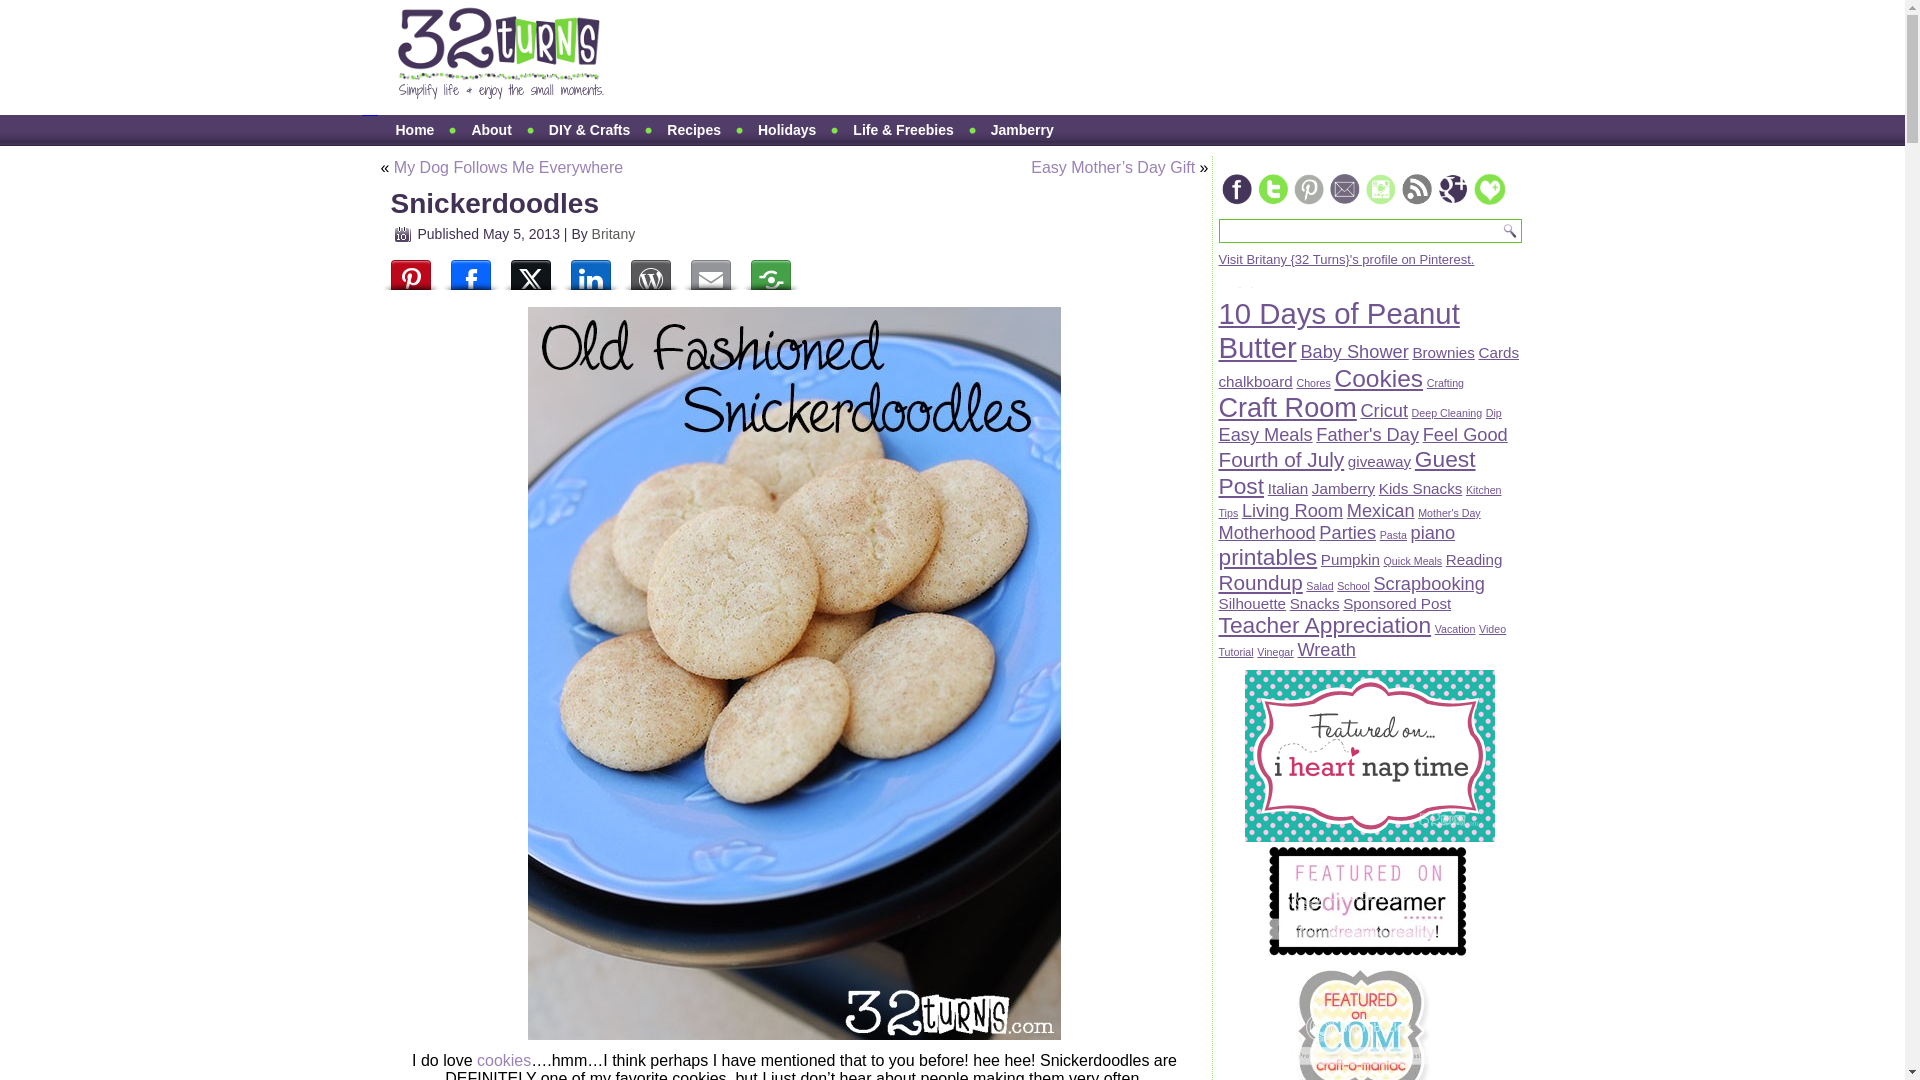 The width and height of the screenshot is (1920, 1080). Describe the element at coordinates (1361, 640) in the screenshot. I see `'Video Tutorial'` at that location.